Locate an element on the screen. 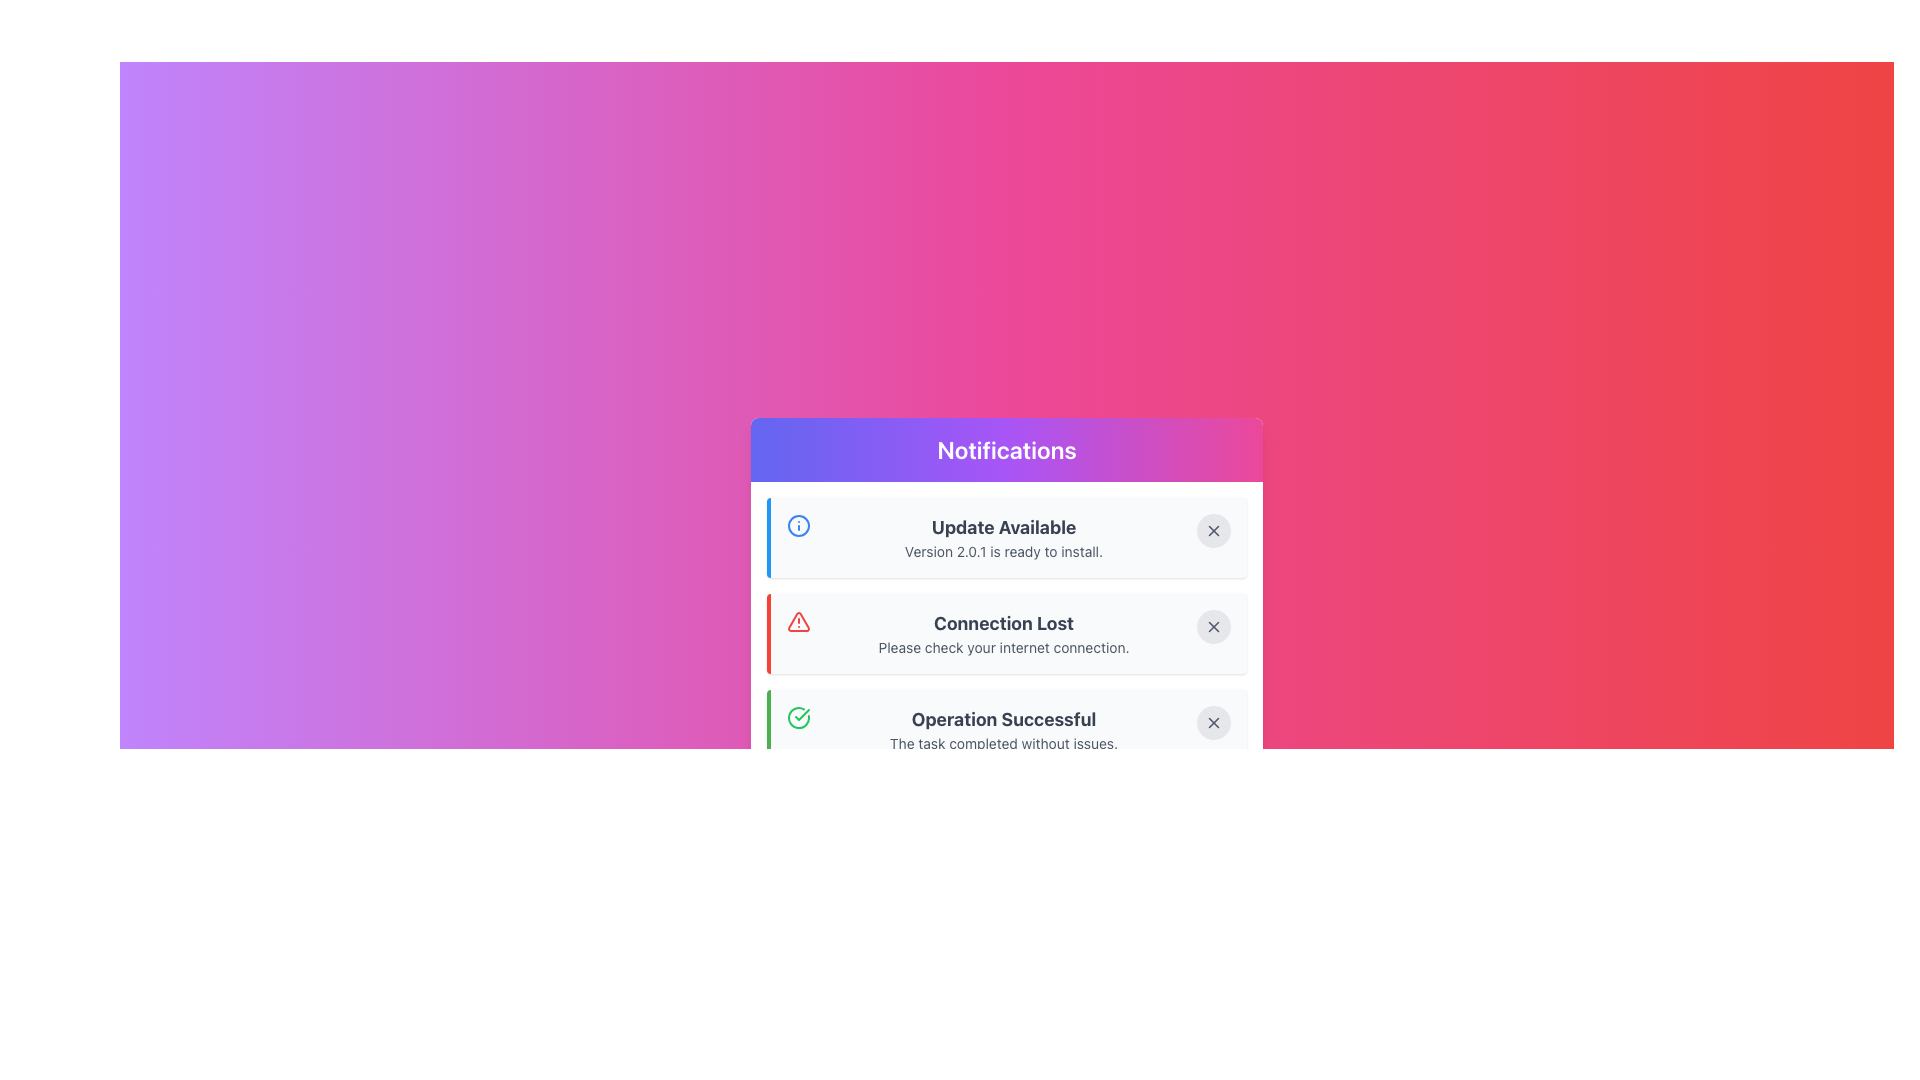  the checkmark icon within the green circular arc located is located at coordinates (797, 716).